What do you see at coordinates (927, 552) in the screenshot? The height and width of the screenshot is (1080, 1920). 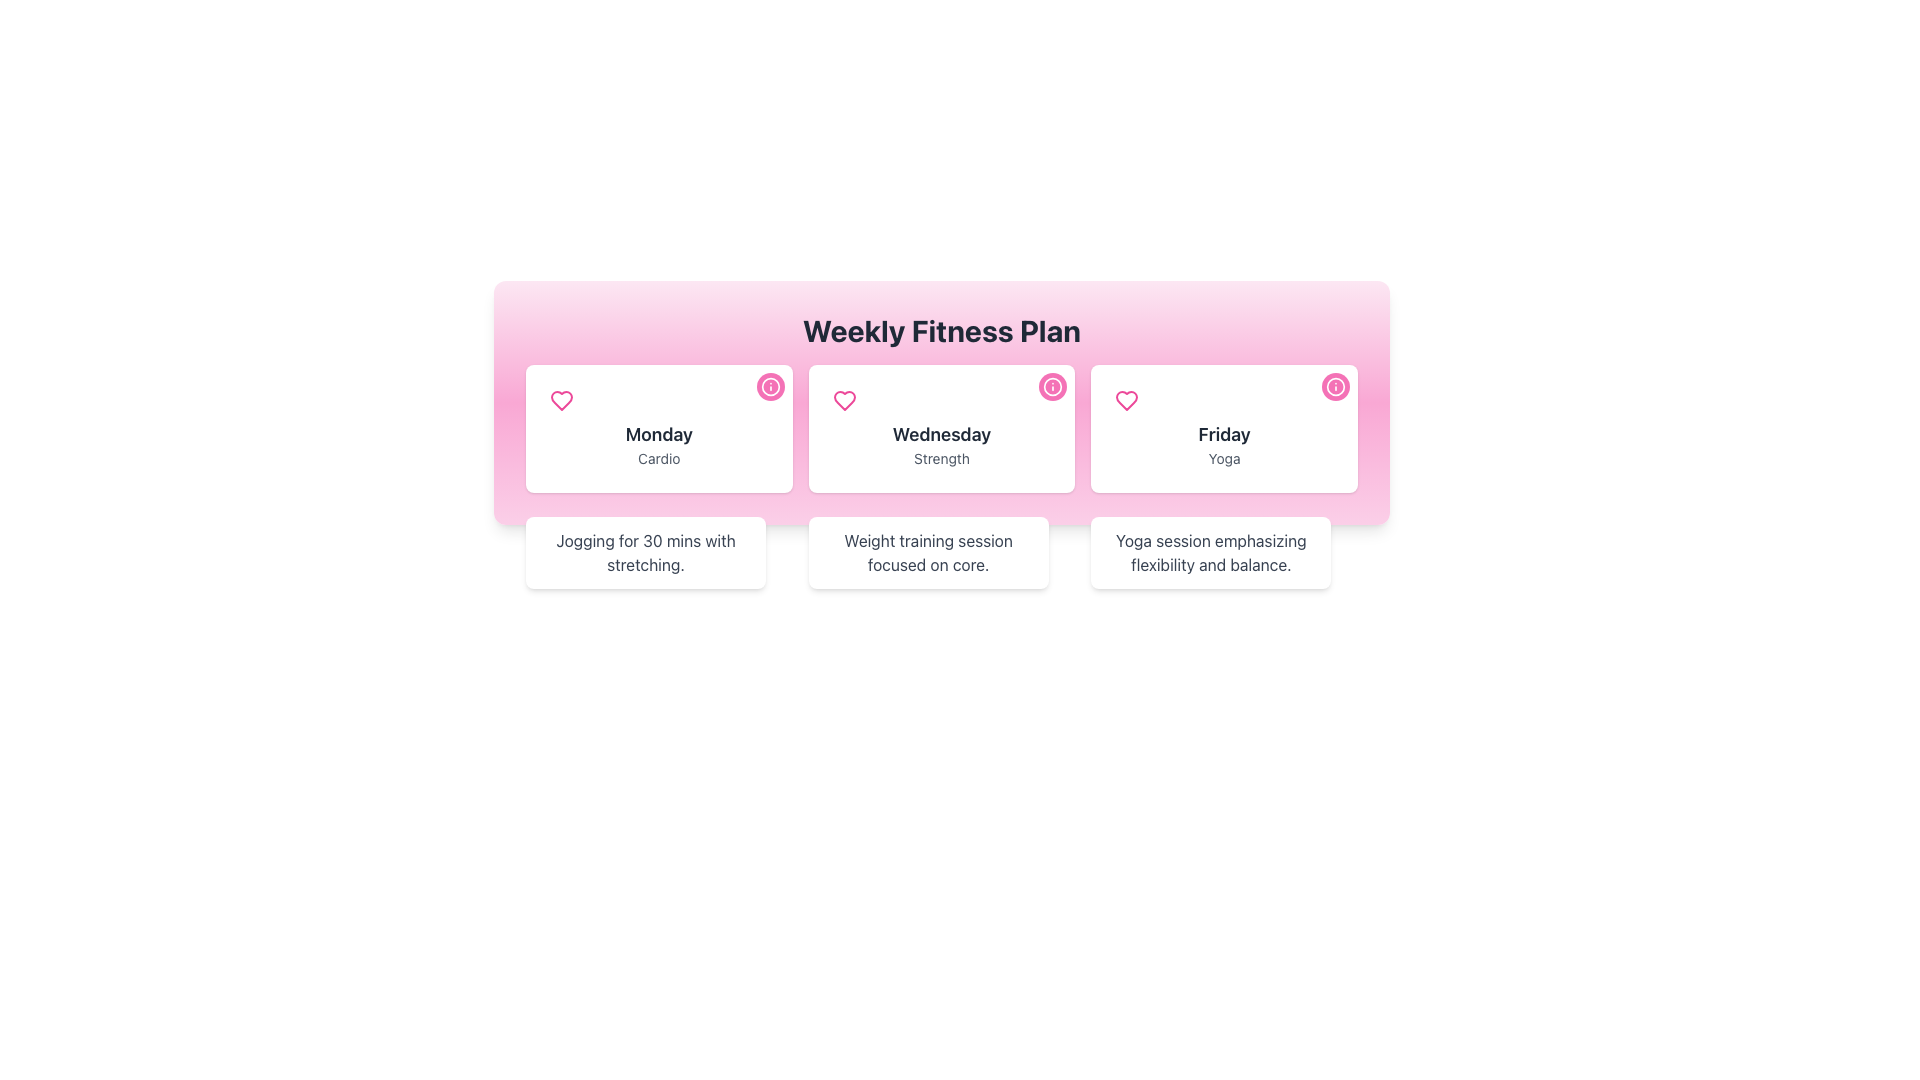 I see `descriptive Text Block providing additional information about the fitness activity scheduled for Wednesday, positioned directly beneath the 'Wednesday' card in the 'Weekly Fitness Plan' interface` at bounding box center [927, 552].